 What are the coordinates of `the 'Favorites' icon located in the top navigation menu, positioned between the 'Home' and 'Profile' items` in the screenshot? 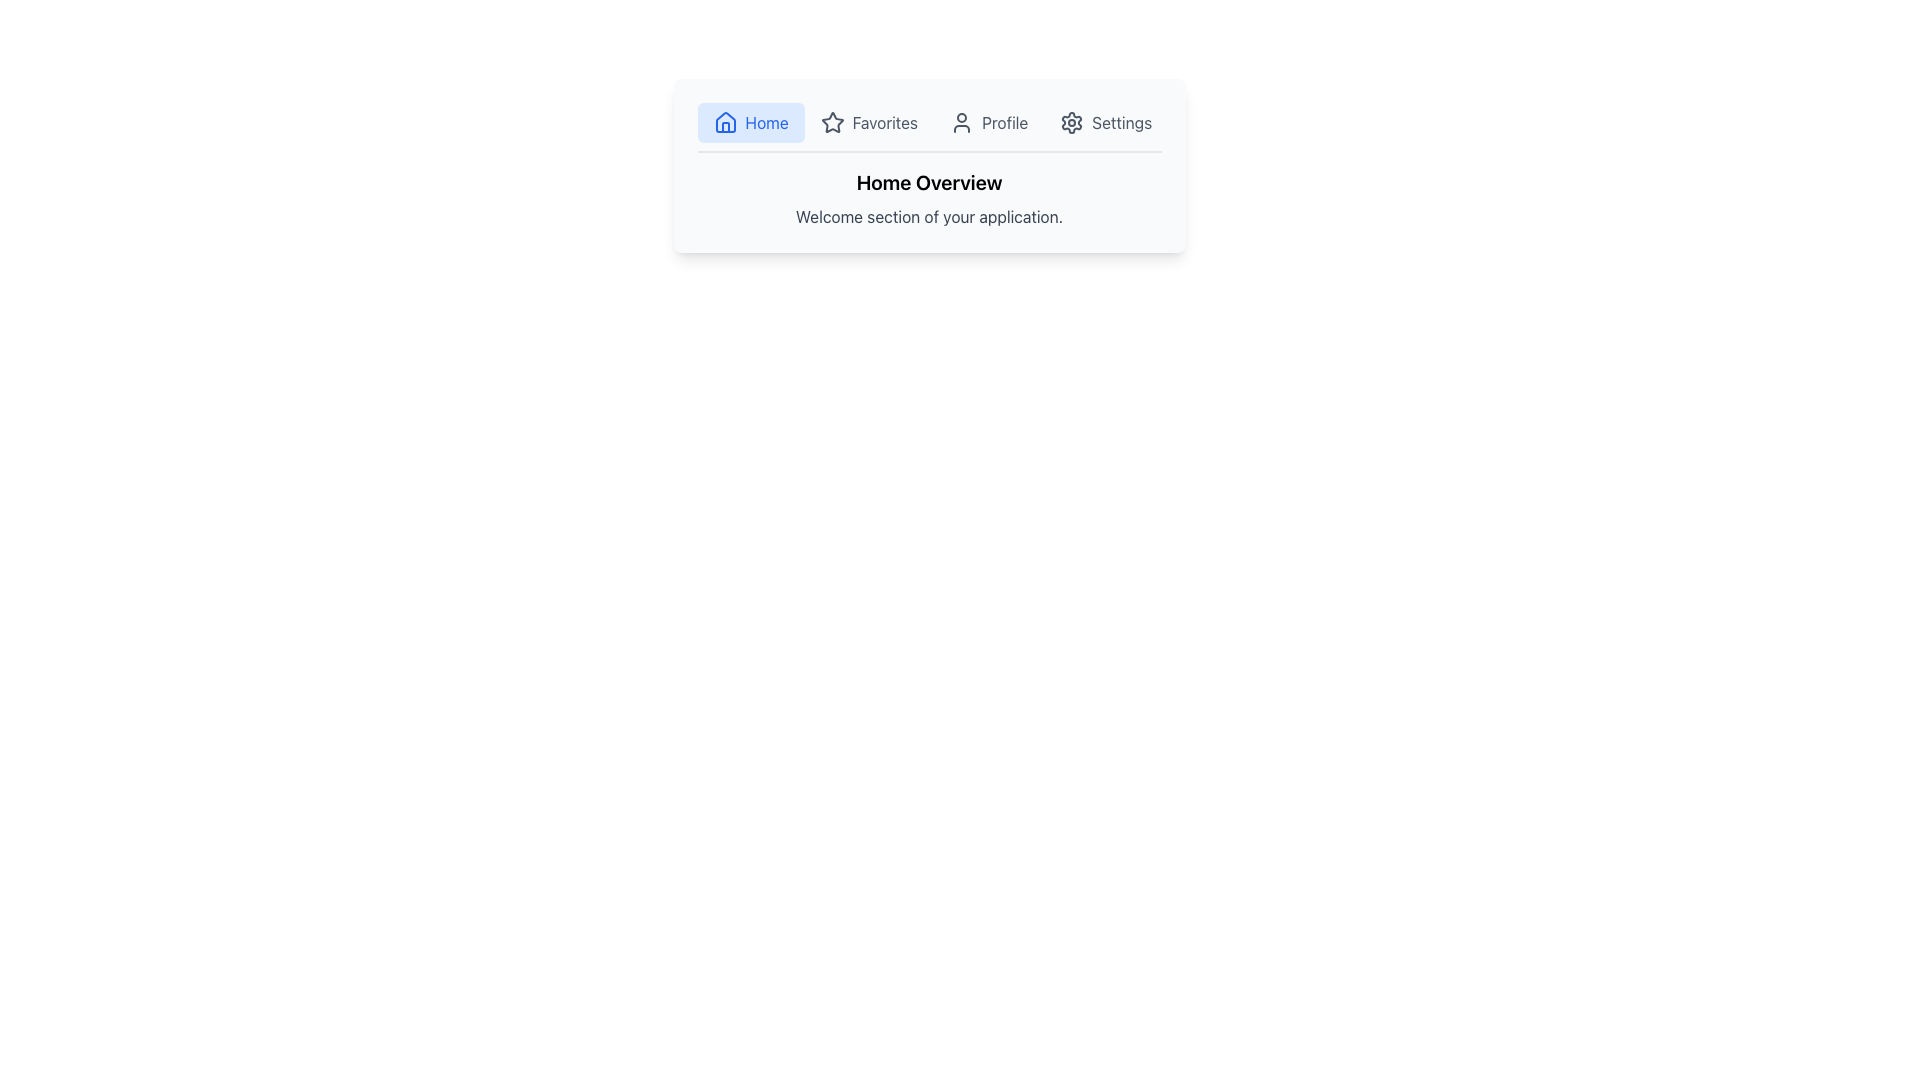 It's located at (832, 123).